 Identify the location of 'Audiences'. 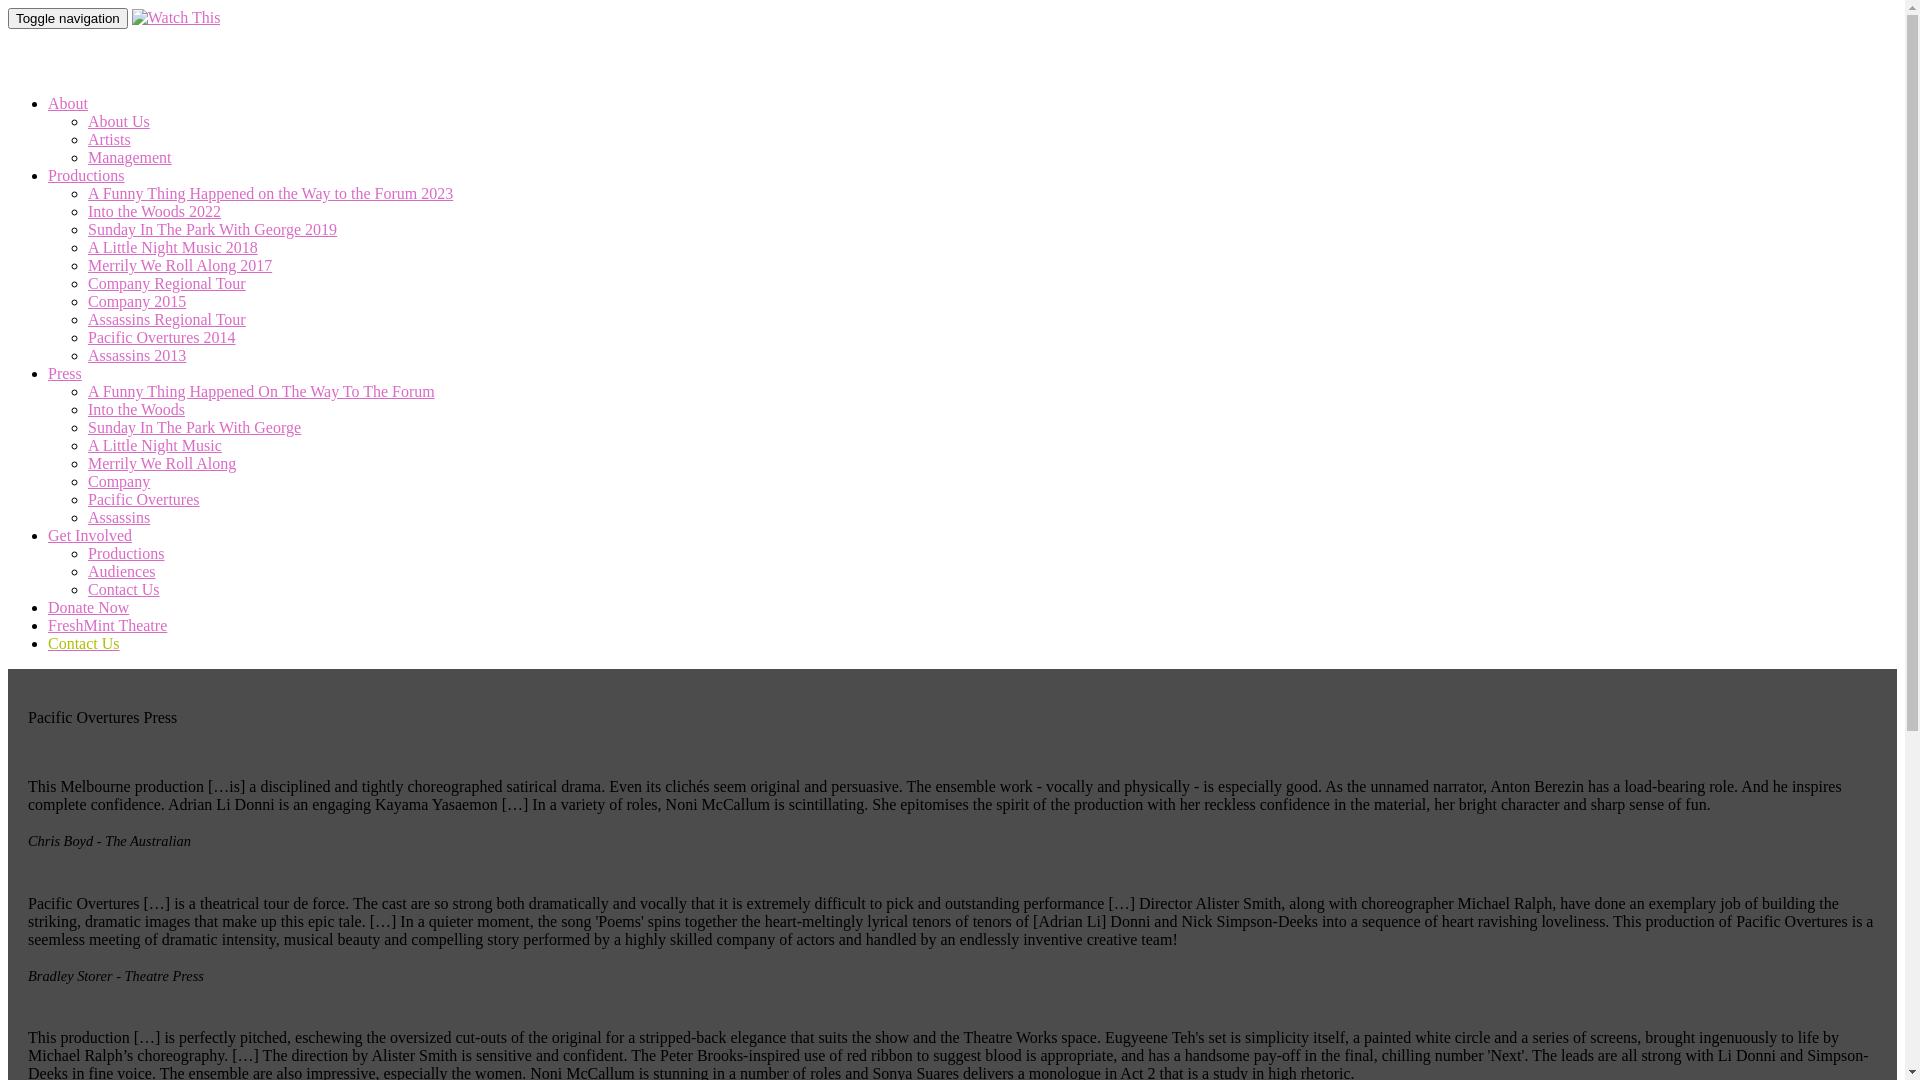
(120, 571).